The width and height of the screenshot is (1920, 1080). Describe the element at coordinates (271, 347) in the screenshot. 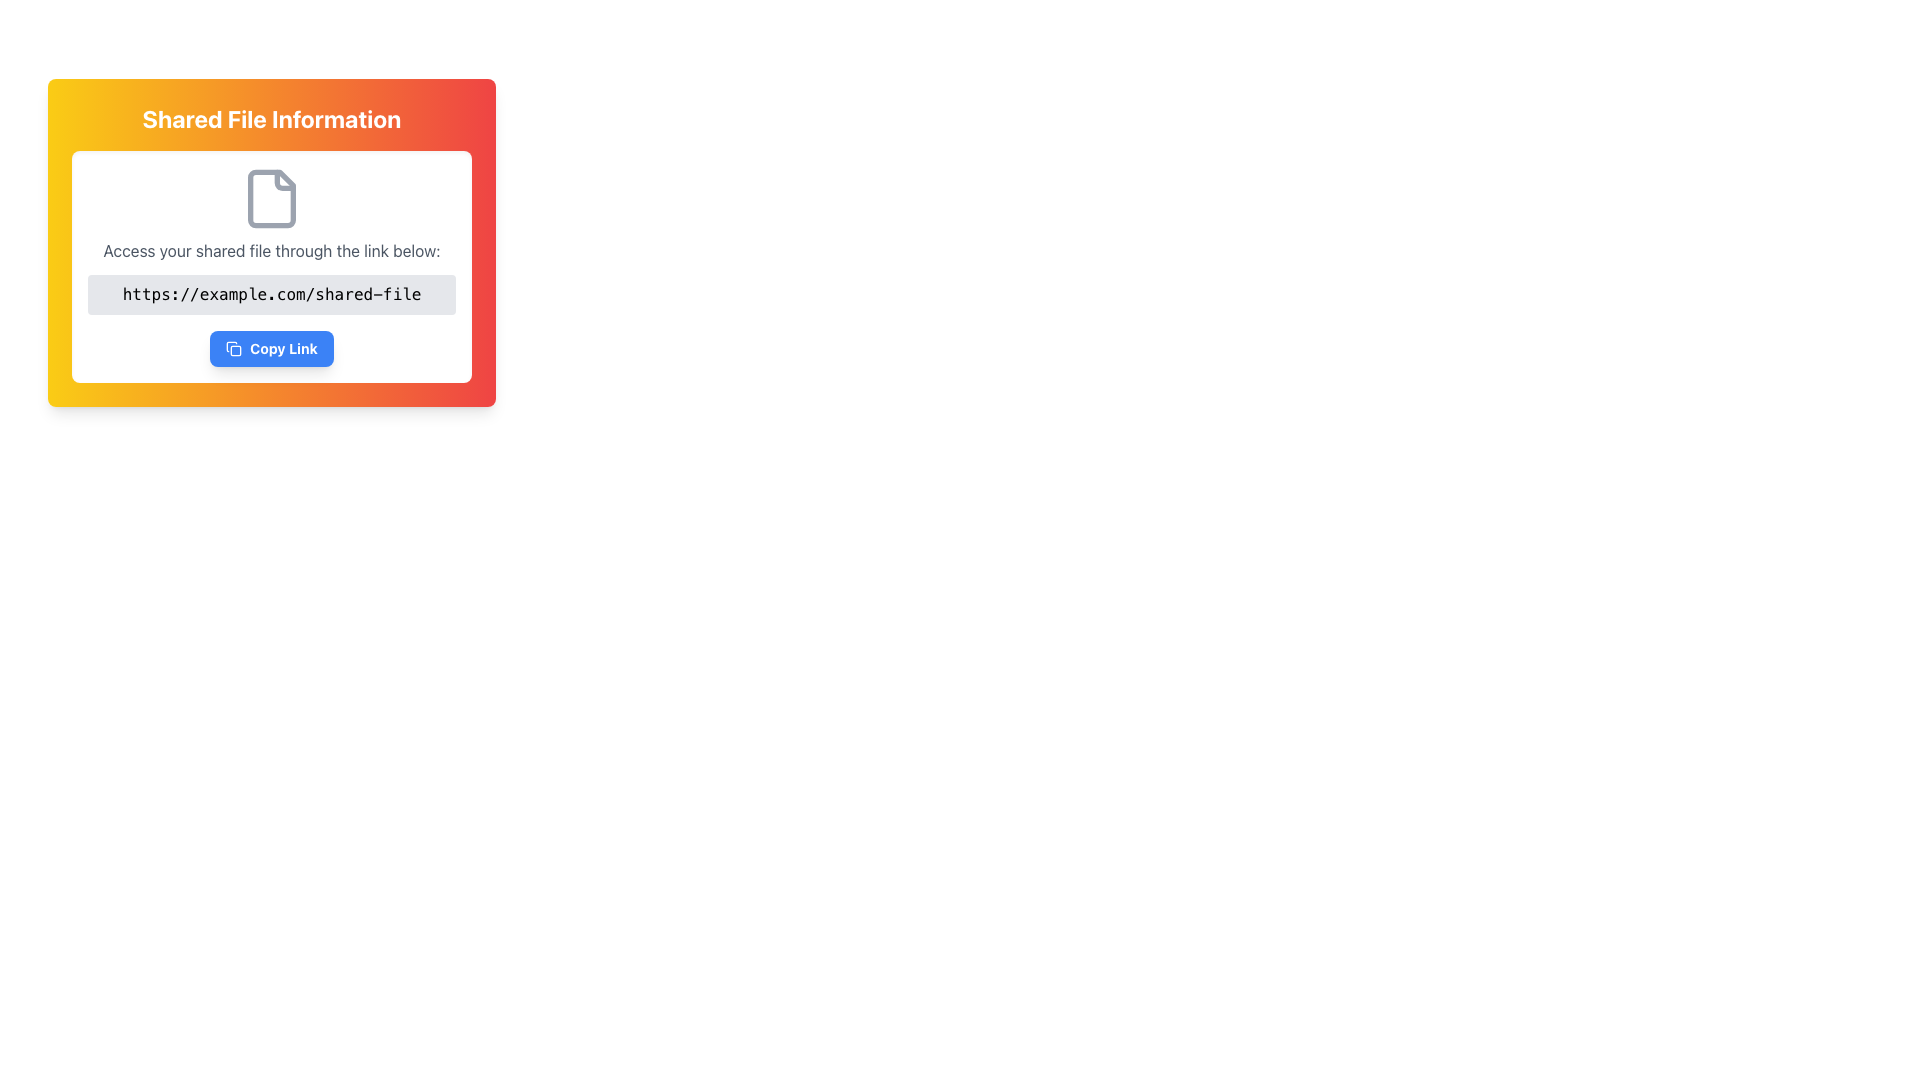

I see `the 'Copy Link' button, which is blue with rounded corners and features white text and a document icon` at that location.